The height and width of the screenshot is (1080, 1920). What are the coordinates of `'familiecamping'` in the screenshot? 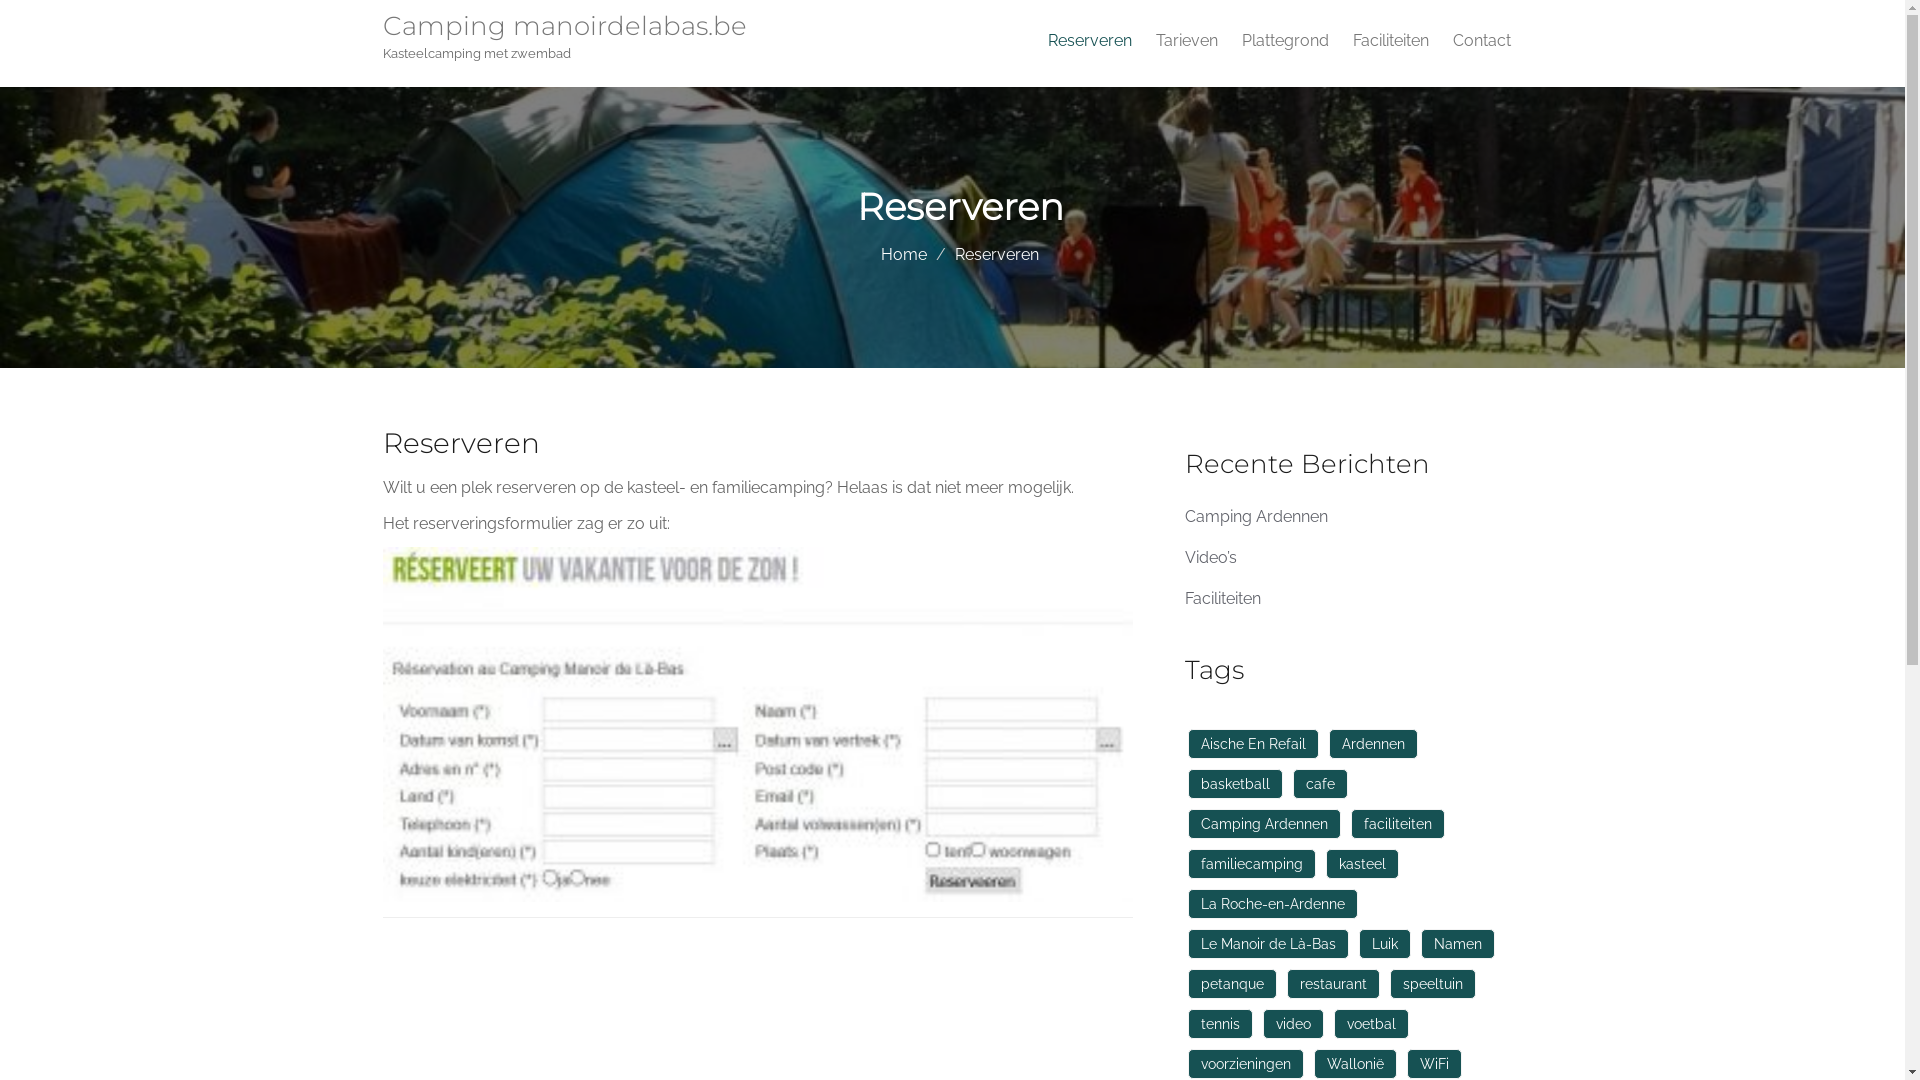 It's located at (1251, 863).